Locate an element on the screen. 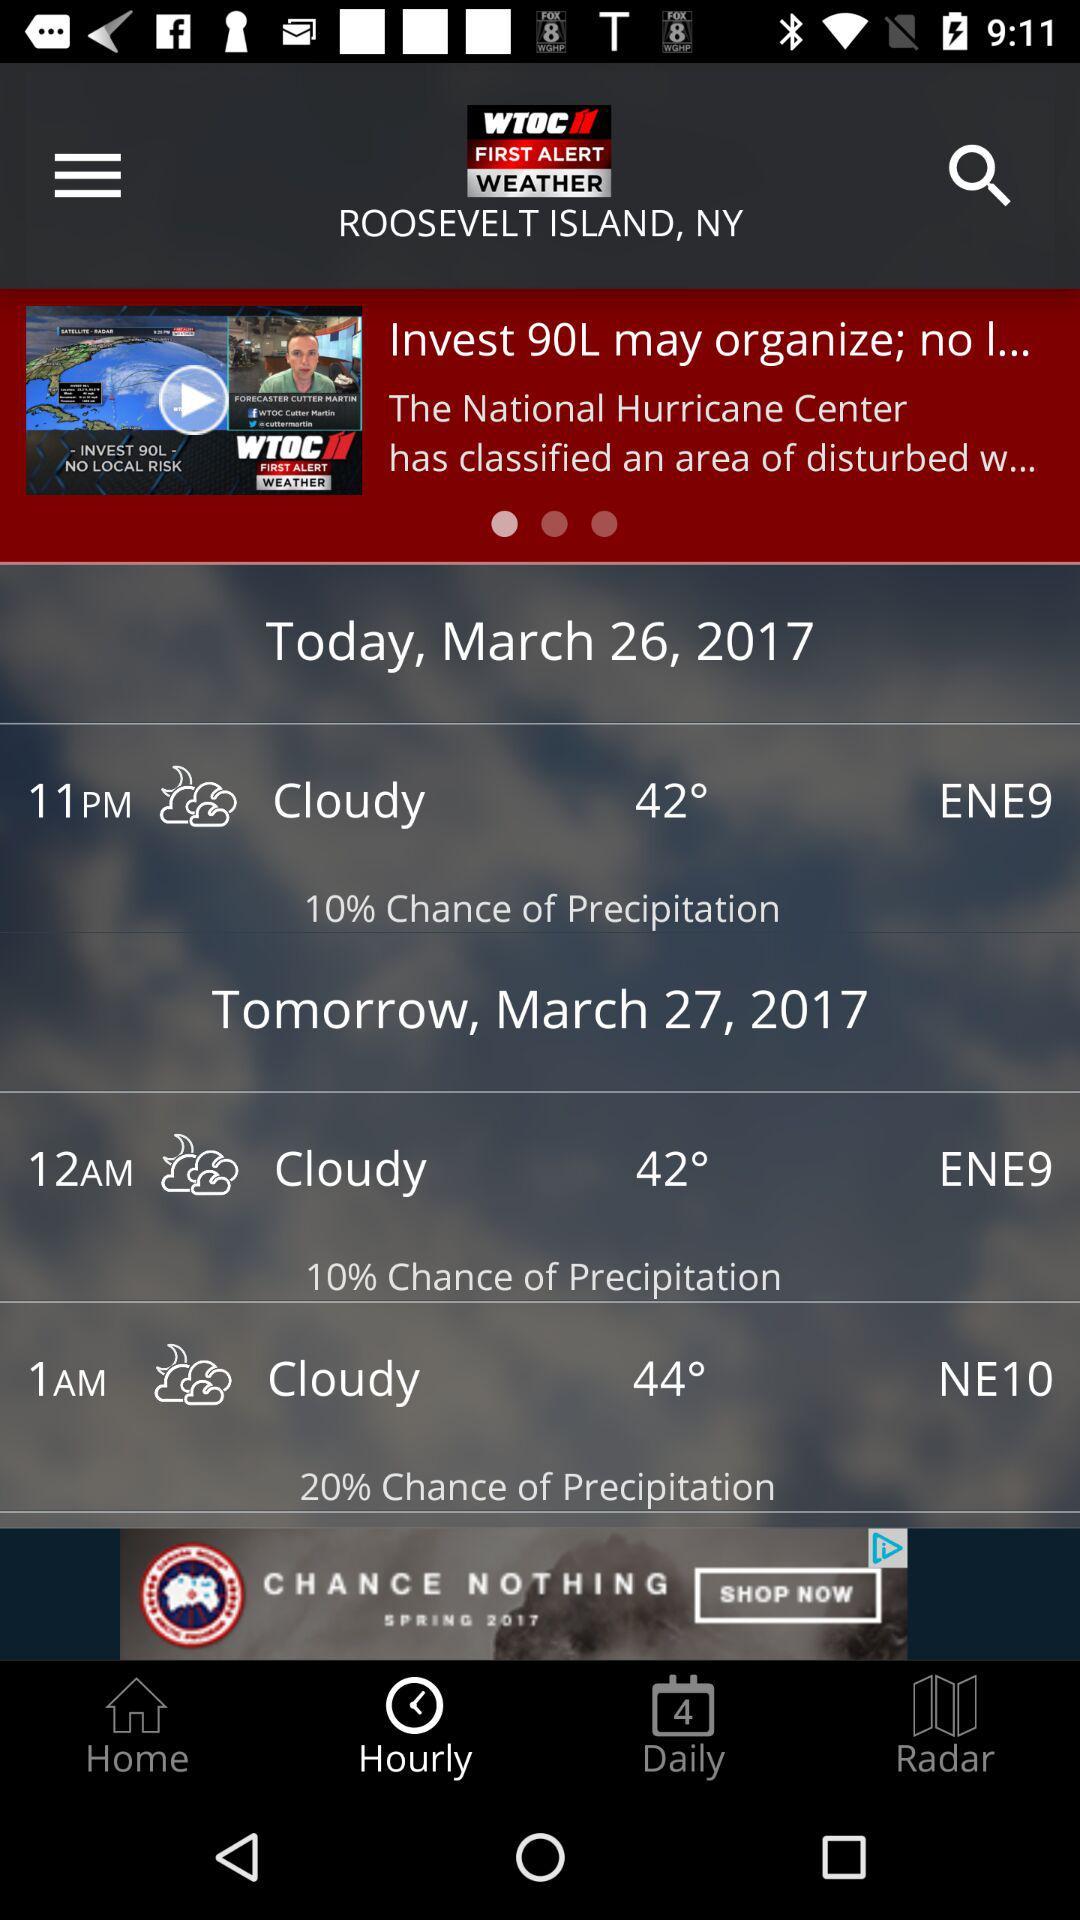  icon to the right of the daily is located at coordinates (945, 1726).